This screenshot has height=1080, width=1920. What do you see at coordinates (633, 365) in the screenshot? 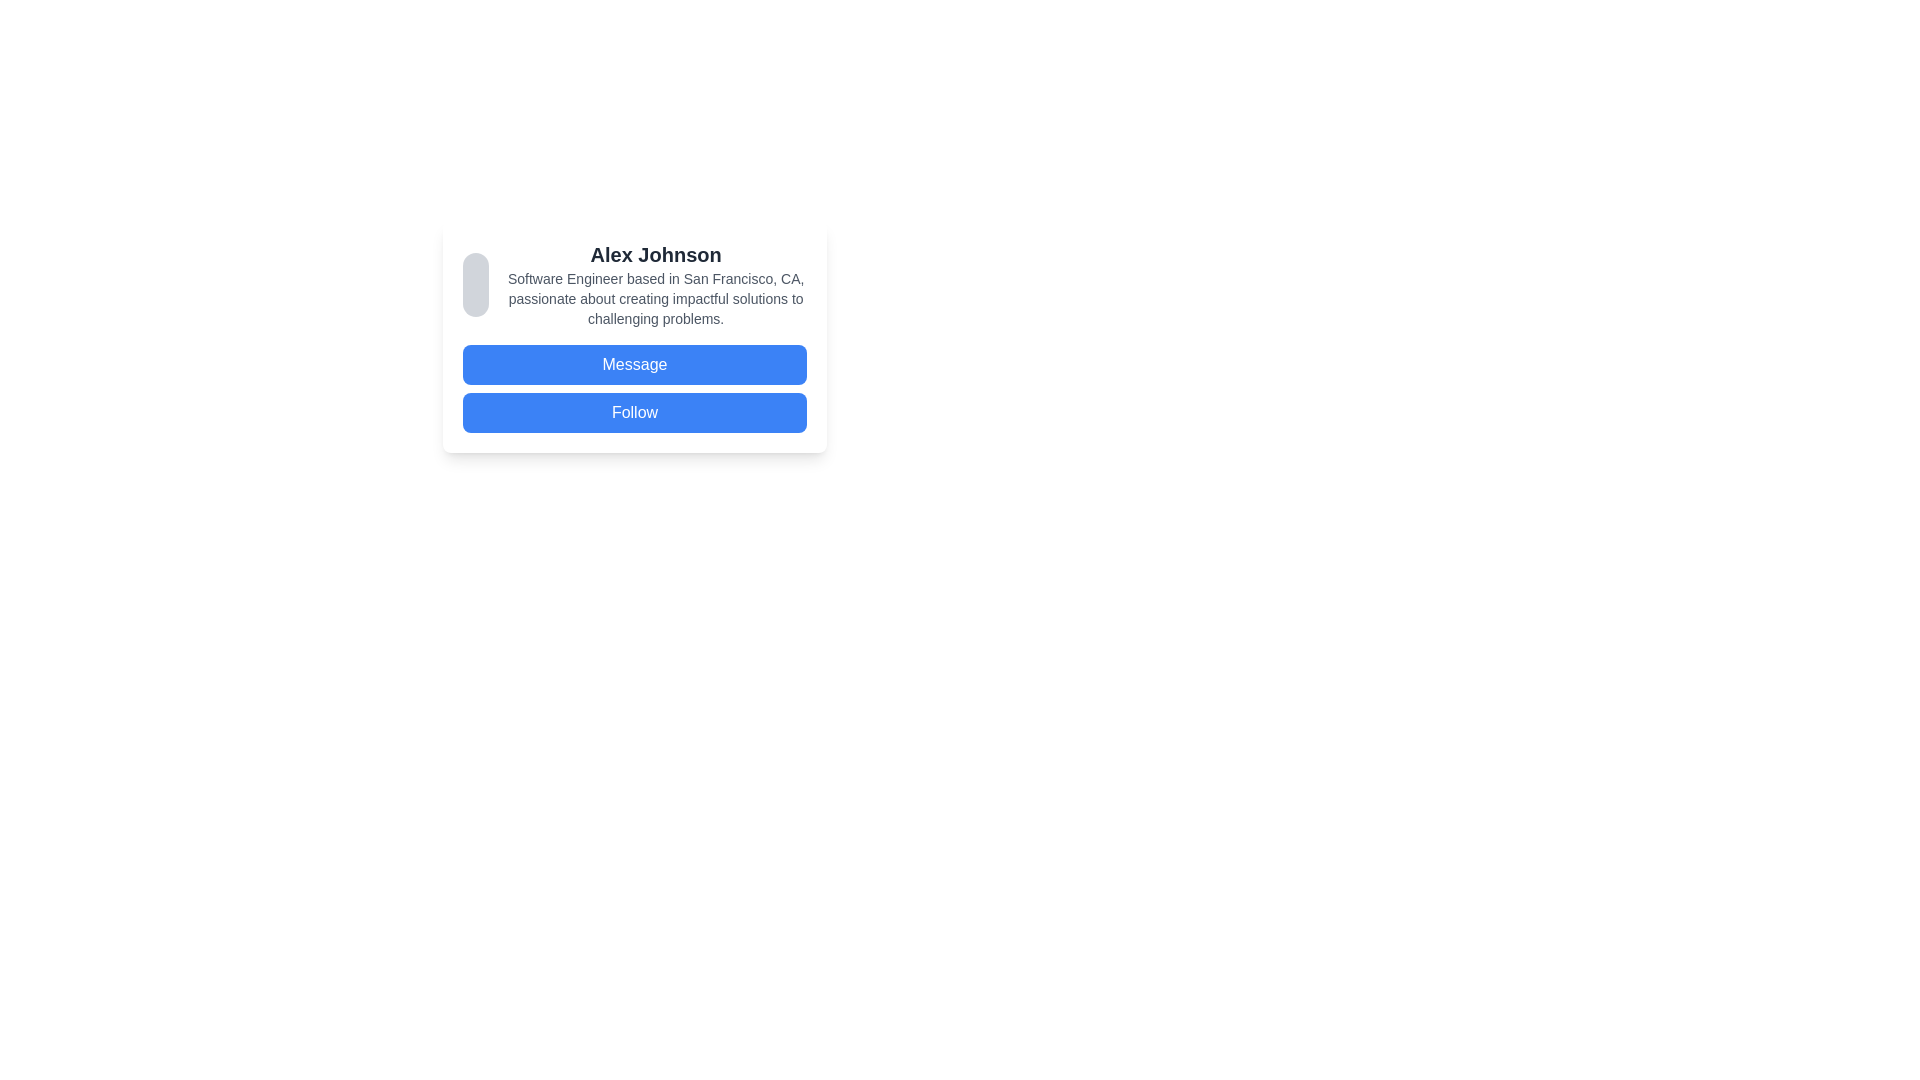
I see `the messaging button, which is the first of two vertically aligned buttons, to observe the visual change` at bounding box center [633, 365].